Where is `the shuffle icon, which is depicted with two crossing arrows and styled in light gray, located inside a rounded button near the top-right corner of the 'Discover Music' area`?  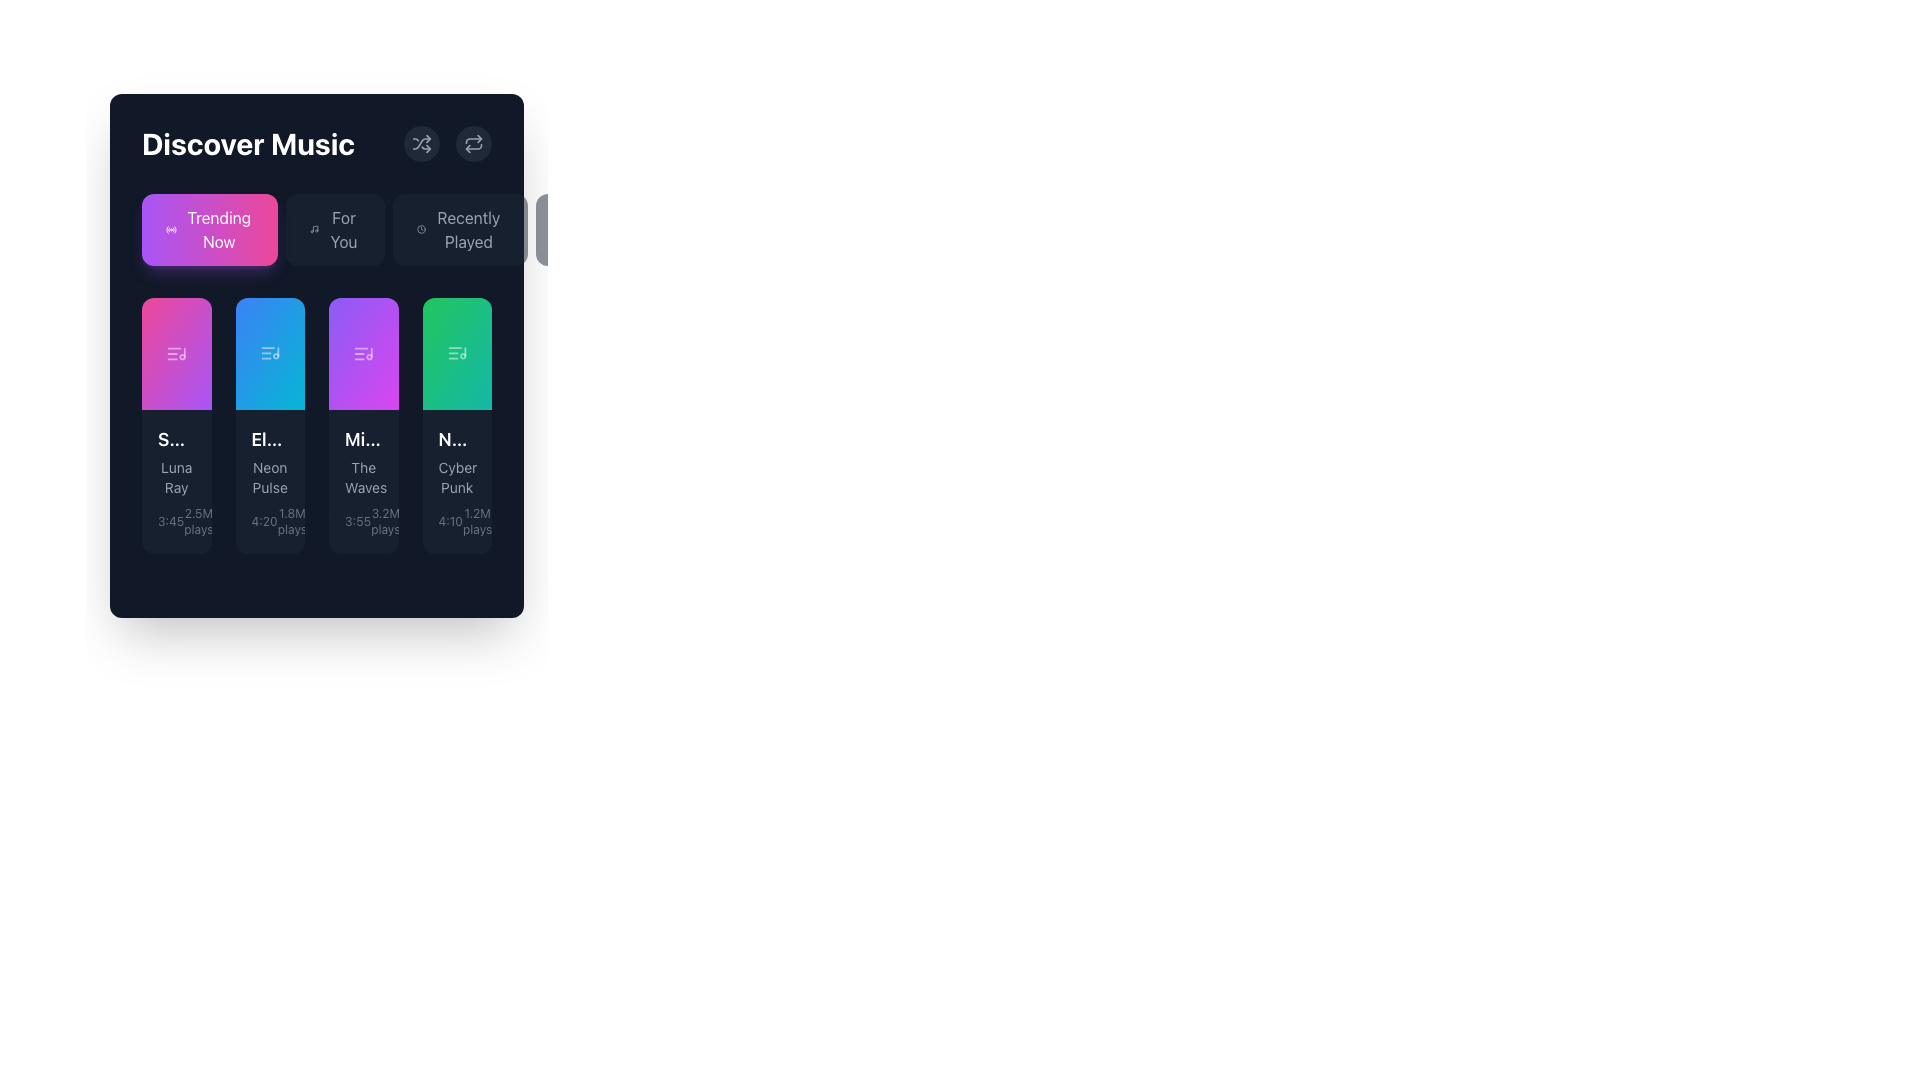
the shuffle icon, which is depicted with two crossing arrows and styled in light gray, located inside a rounded button near the top-right corner of the 'Discover Music' area is located at coordinates (421, 142).